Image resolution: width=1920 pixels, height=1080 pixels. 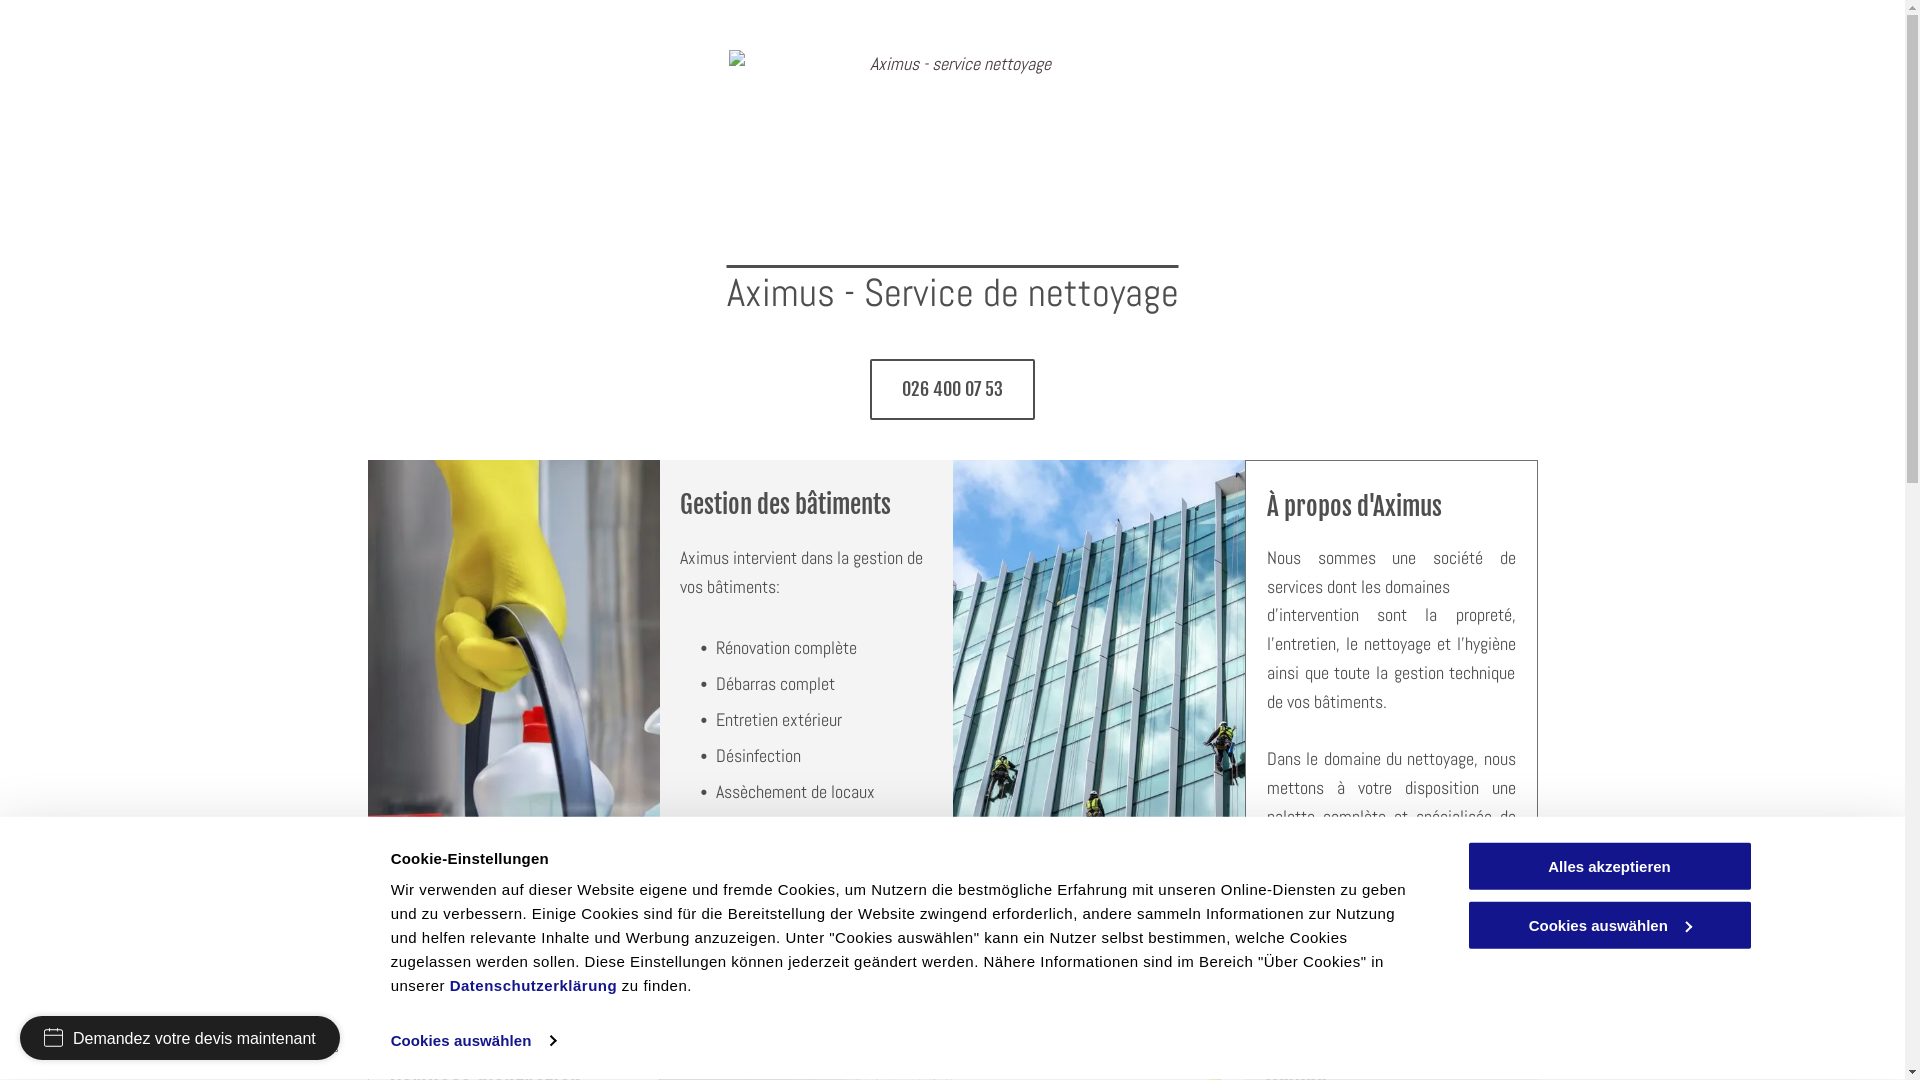 I want to click on '026 400 07 53', so click(x=869, y=389).